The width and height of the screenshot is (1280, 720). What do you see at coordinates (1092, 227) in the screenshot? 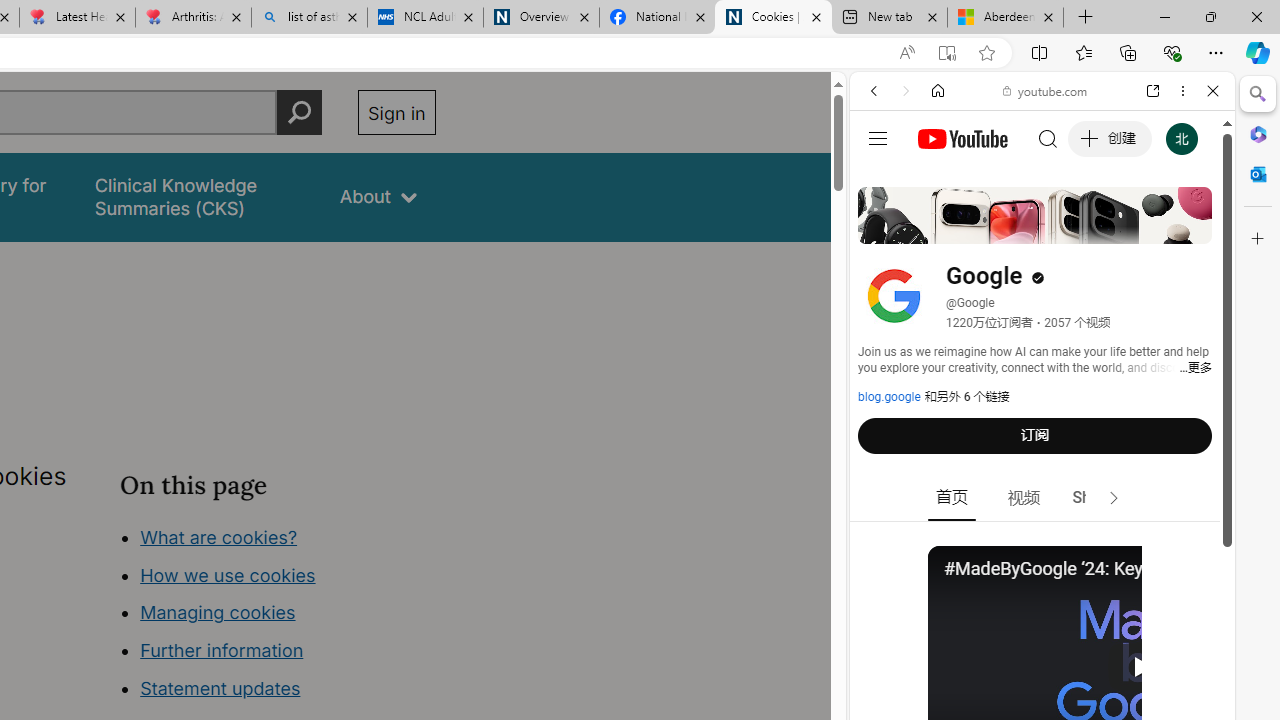
I see `'SEARCH TOOLS'` at bounding box center [1092, 227].